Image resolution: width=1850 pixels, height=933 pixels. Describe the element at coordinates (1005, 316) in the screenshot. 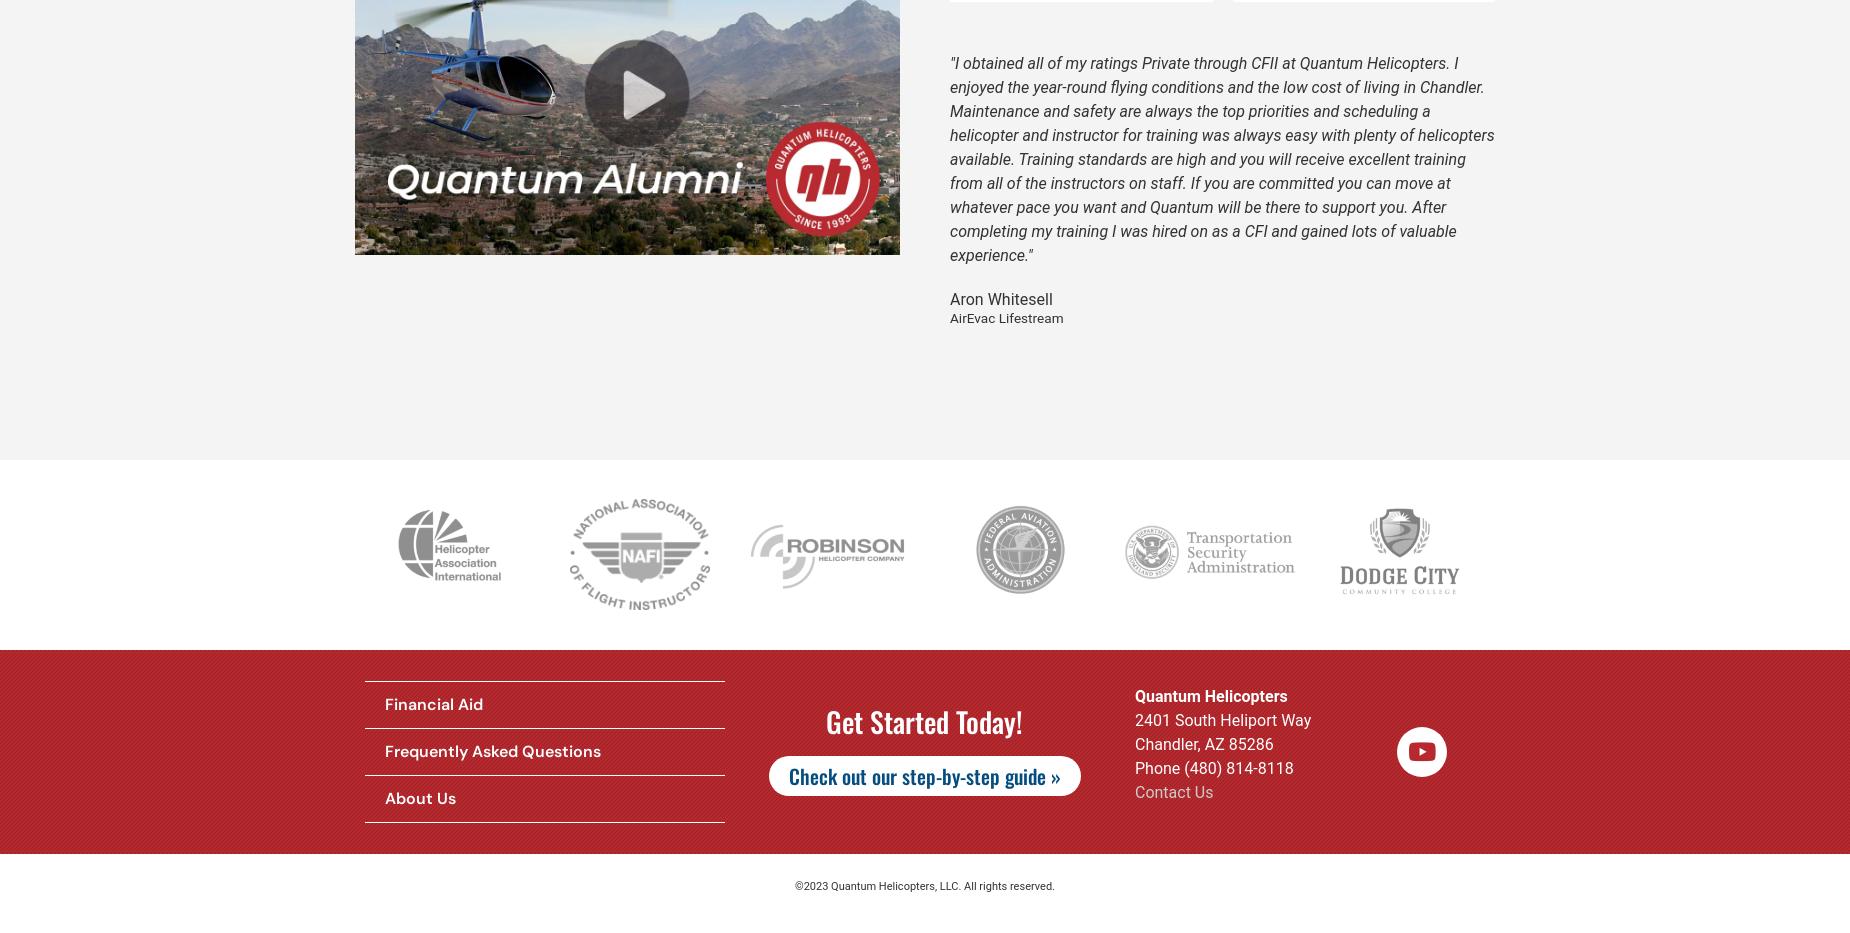

I see `'AirEvac Lifestream'` at that location.